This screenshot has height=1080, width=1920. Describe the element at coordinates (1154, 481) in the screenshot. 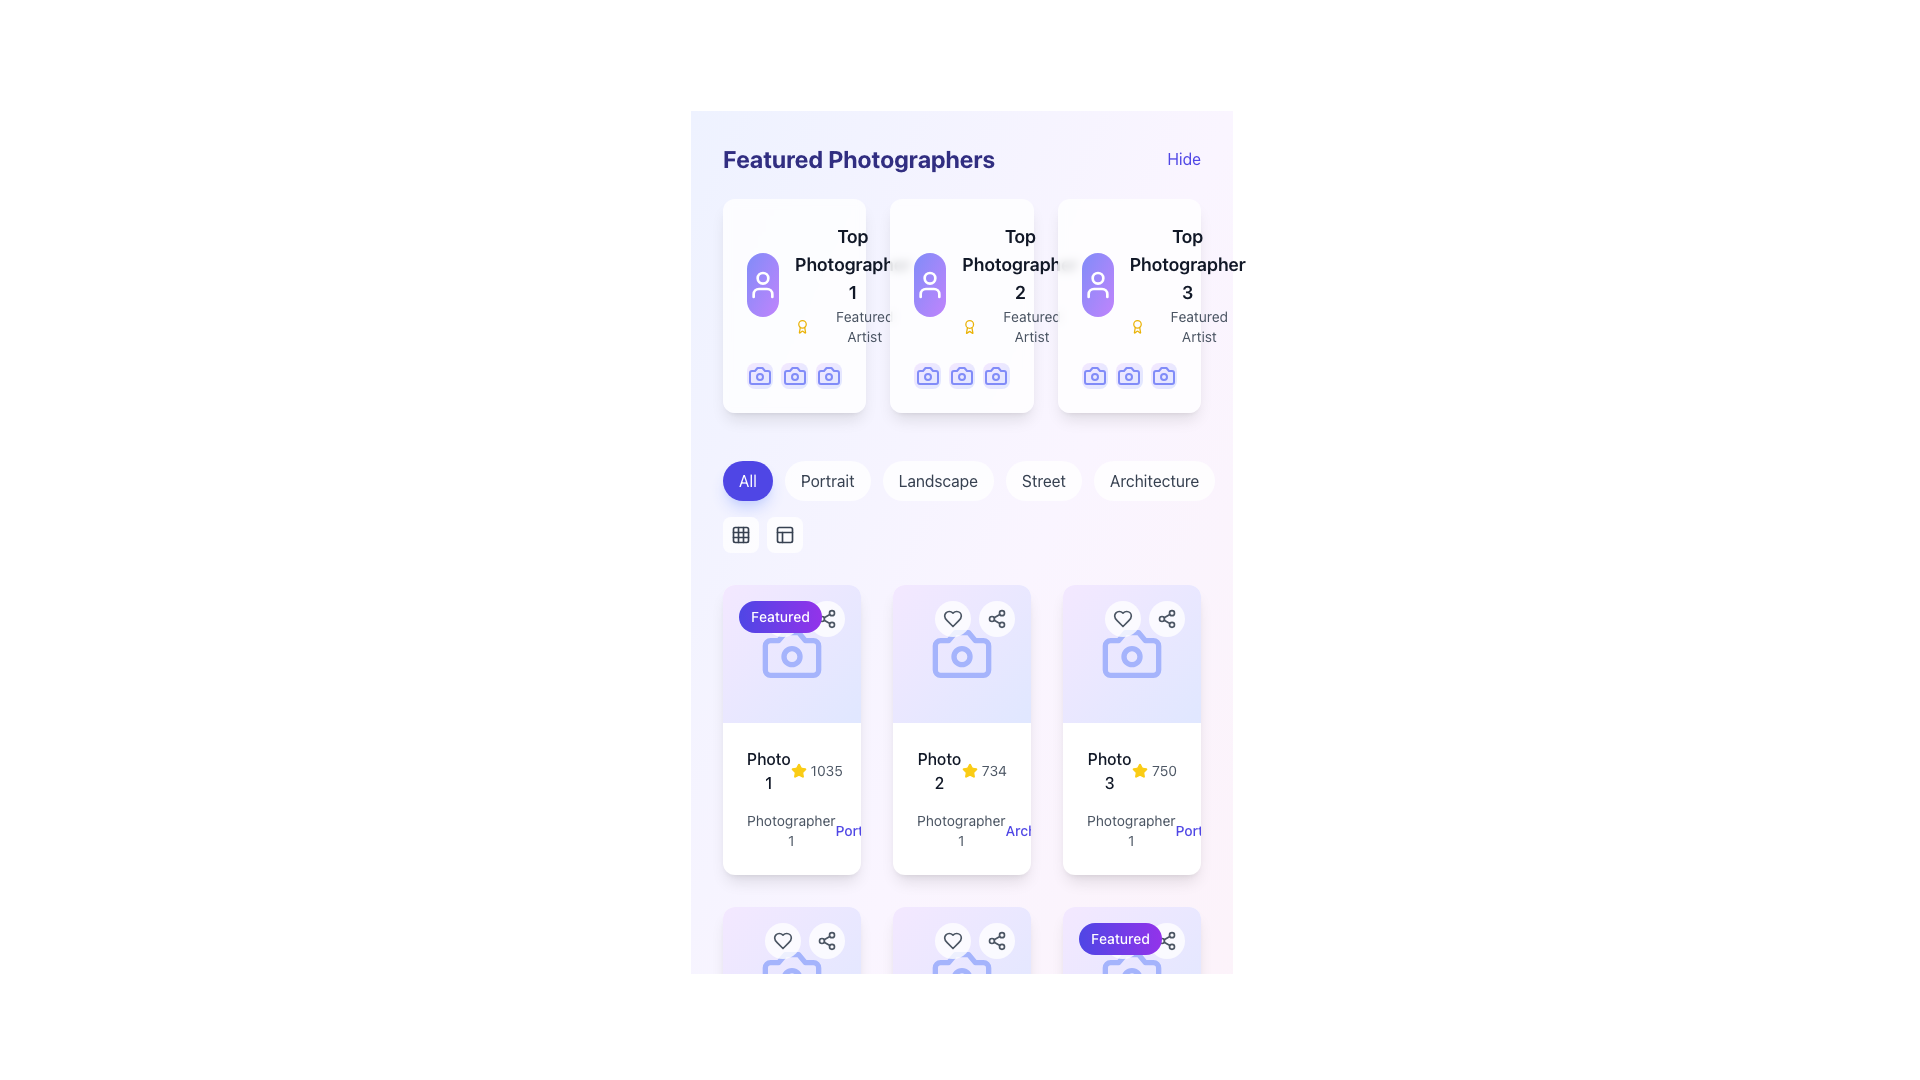

I see `the fifth button in the horizontal list of categorization buttons` at that location.